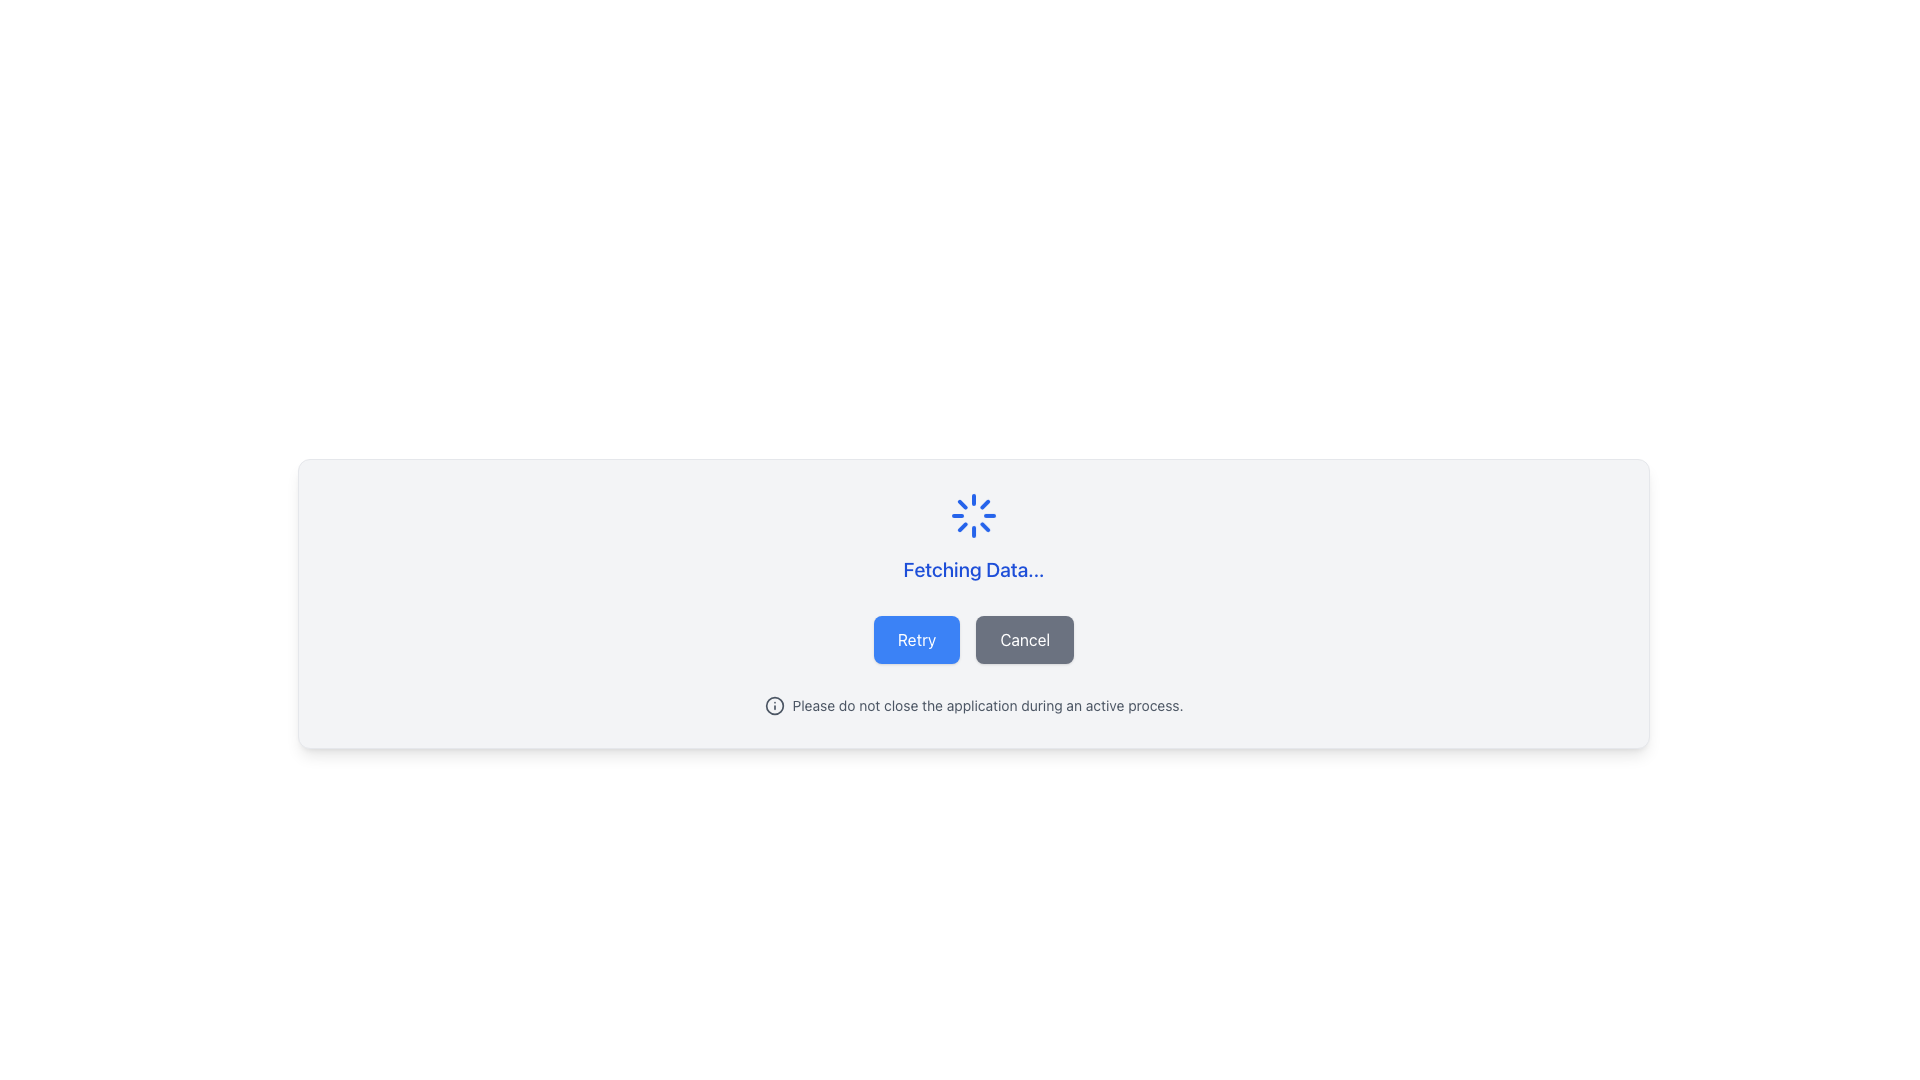 The image size is (1920, 1080). I want to click on the blue rectangular button with rounded corners labeled 'Retry' to observe its hover effects, so click(915, 640).